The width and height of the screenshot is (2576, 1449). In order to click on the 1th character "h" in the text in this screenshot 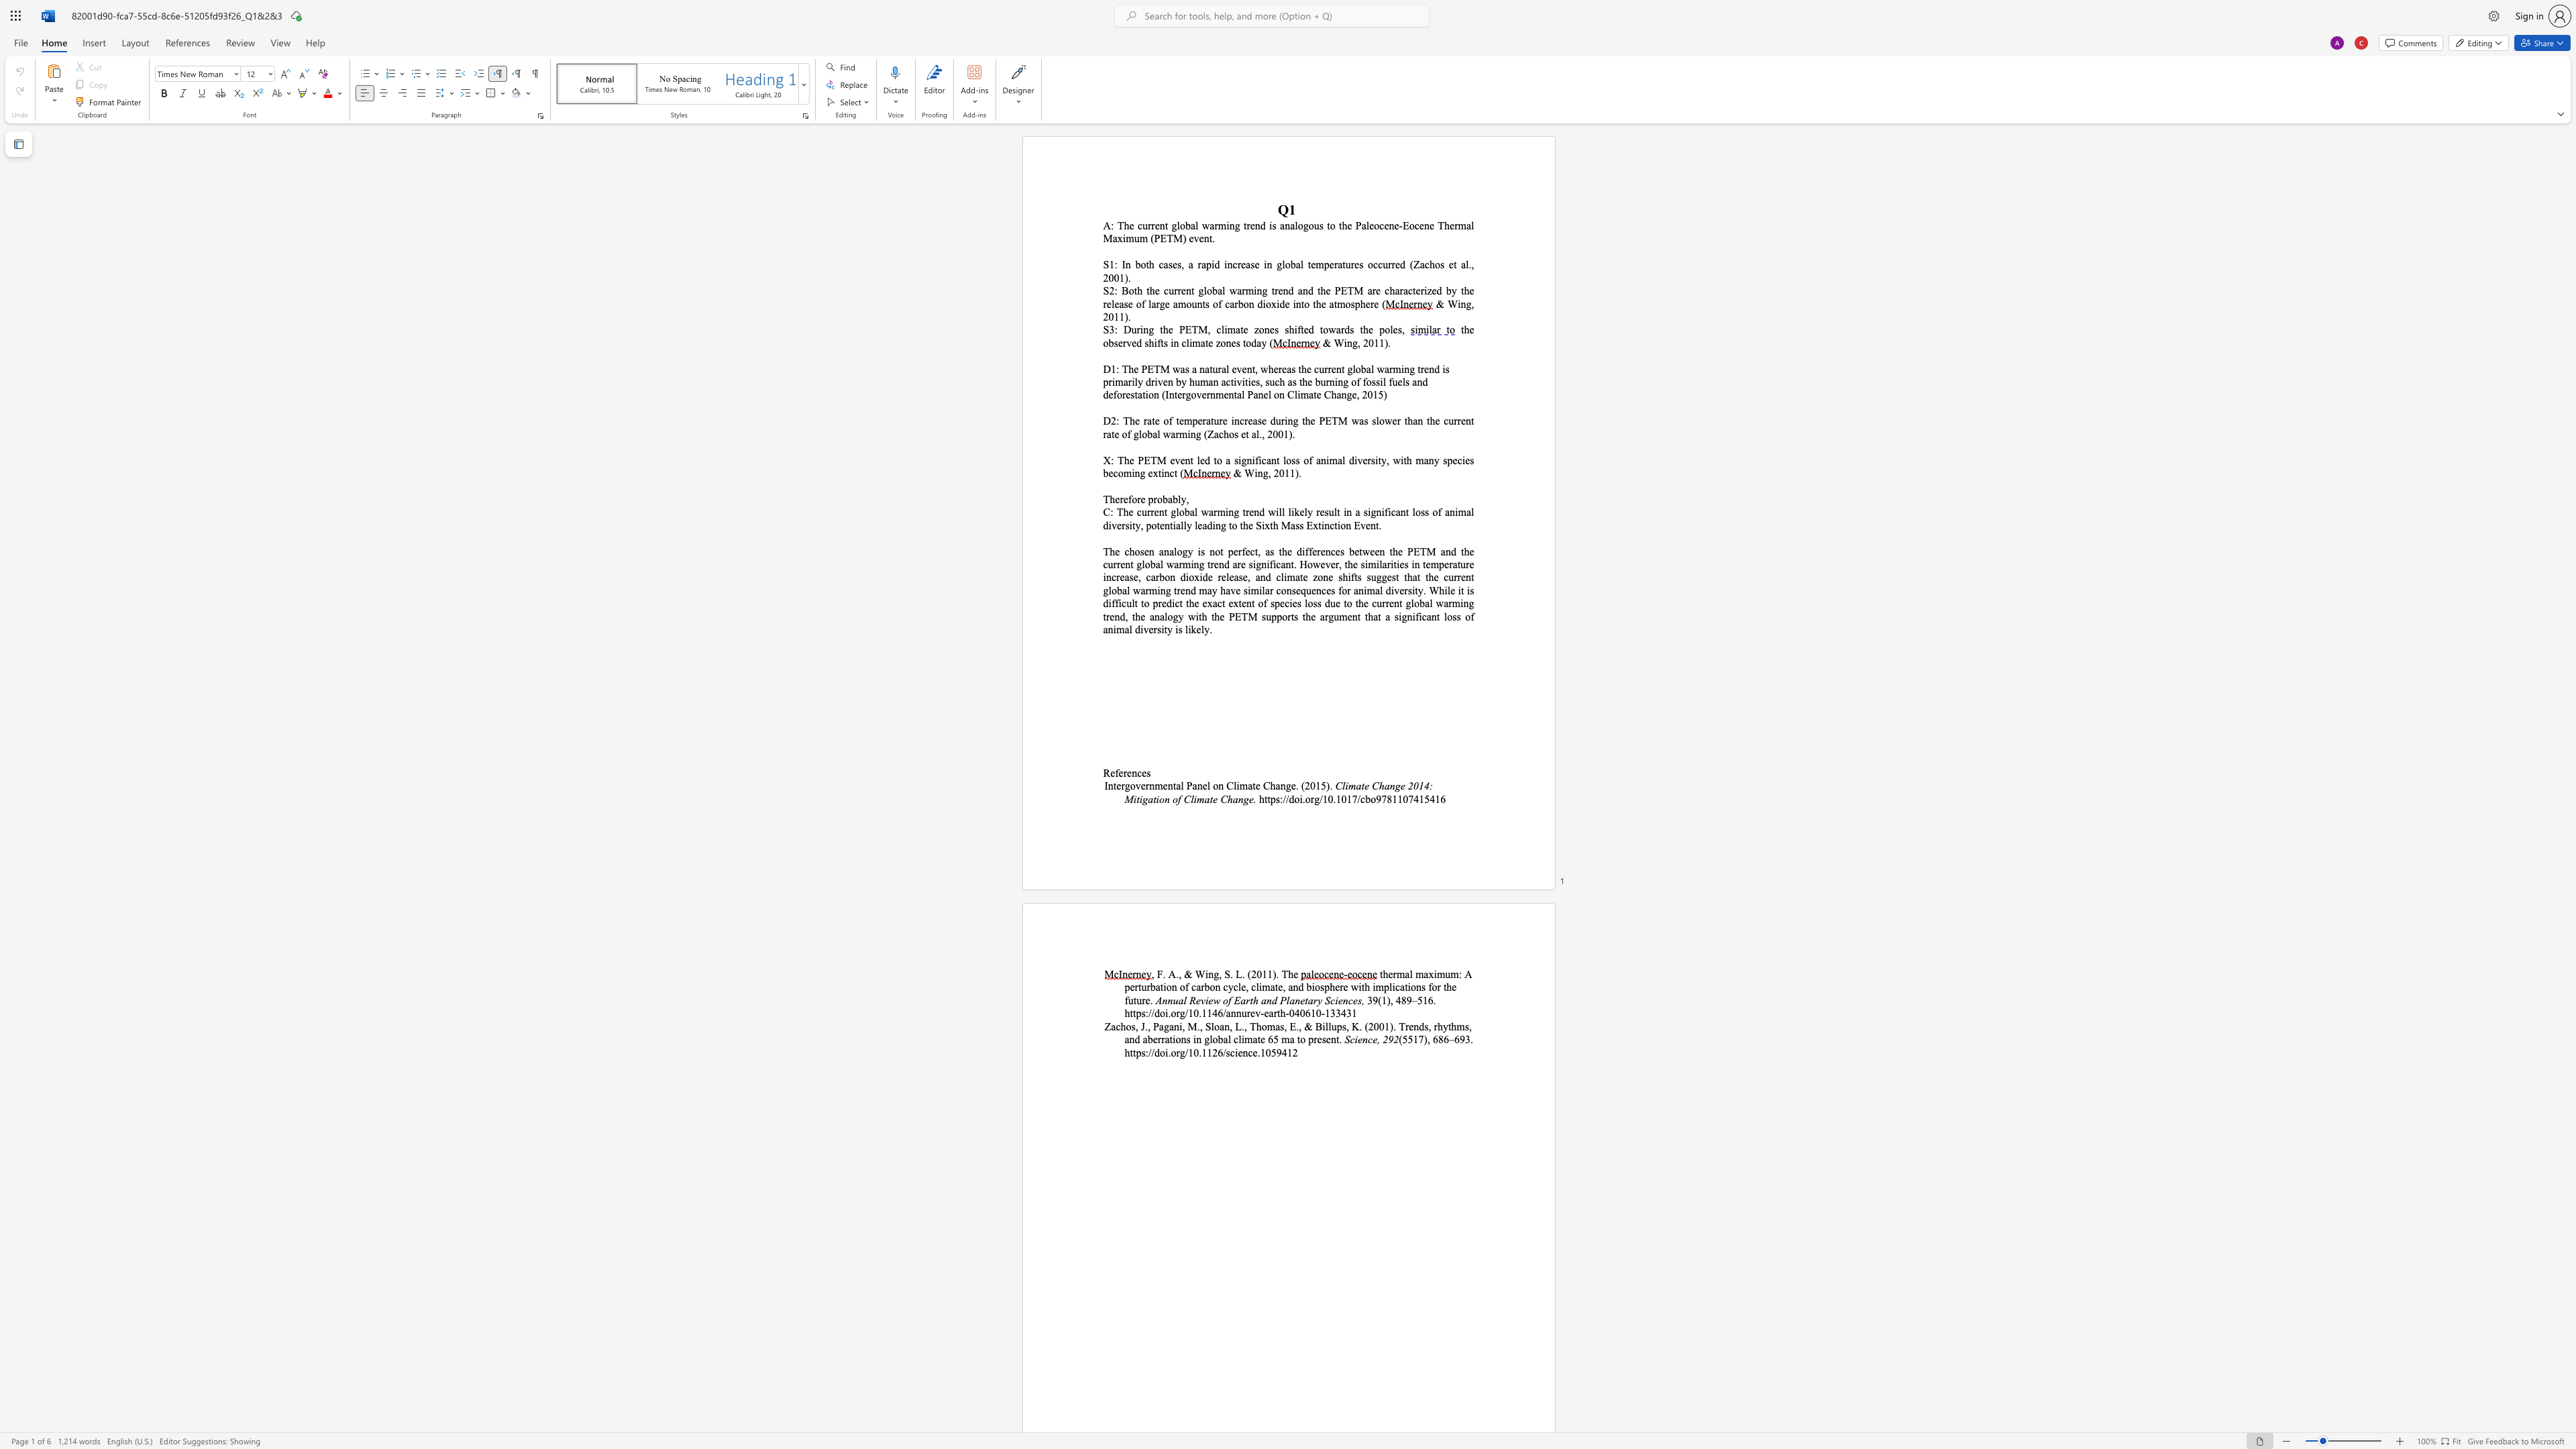, I will do `click(1132, 419)`.